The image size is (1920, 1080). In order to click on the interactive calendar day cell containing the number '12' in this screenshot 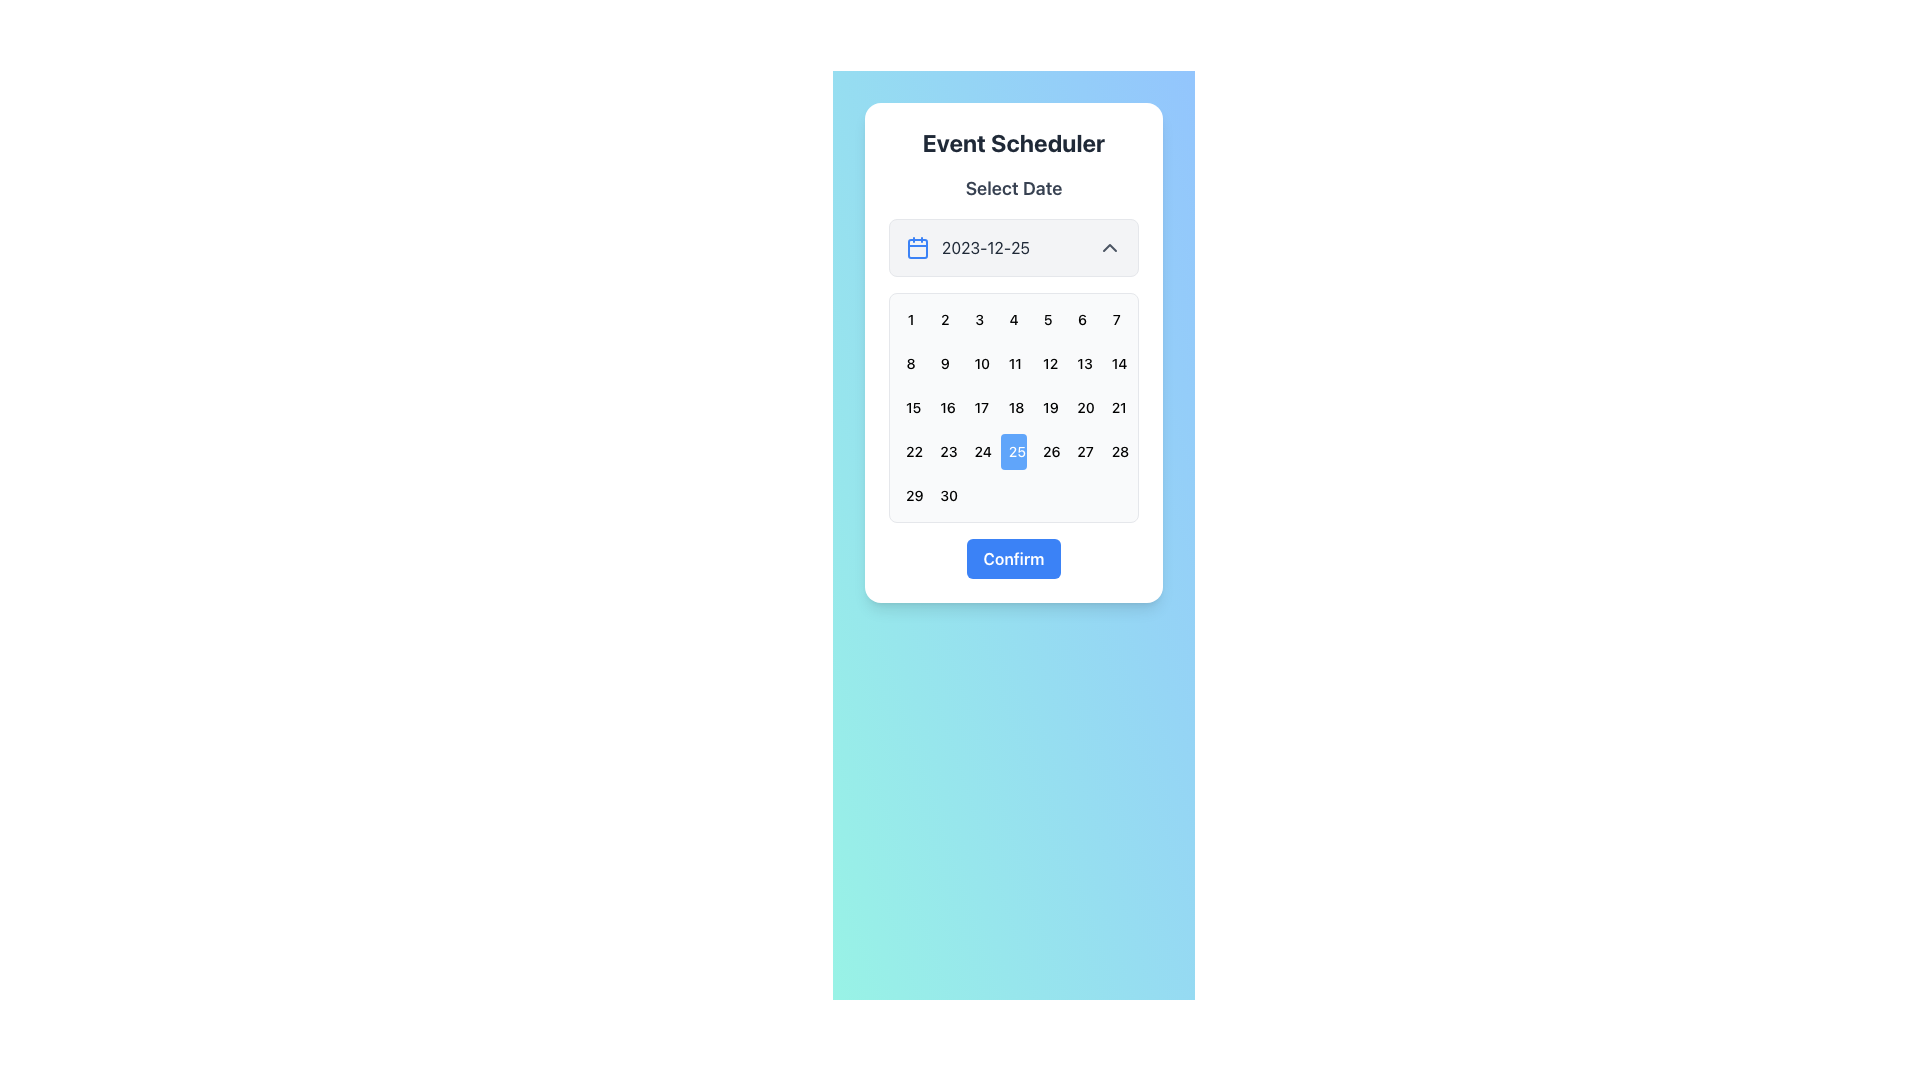, I will do `click(1047, 363)`.